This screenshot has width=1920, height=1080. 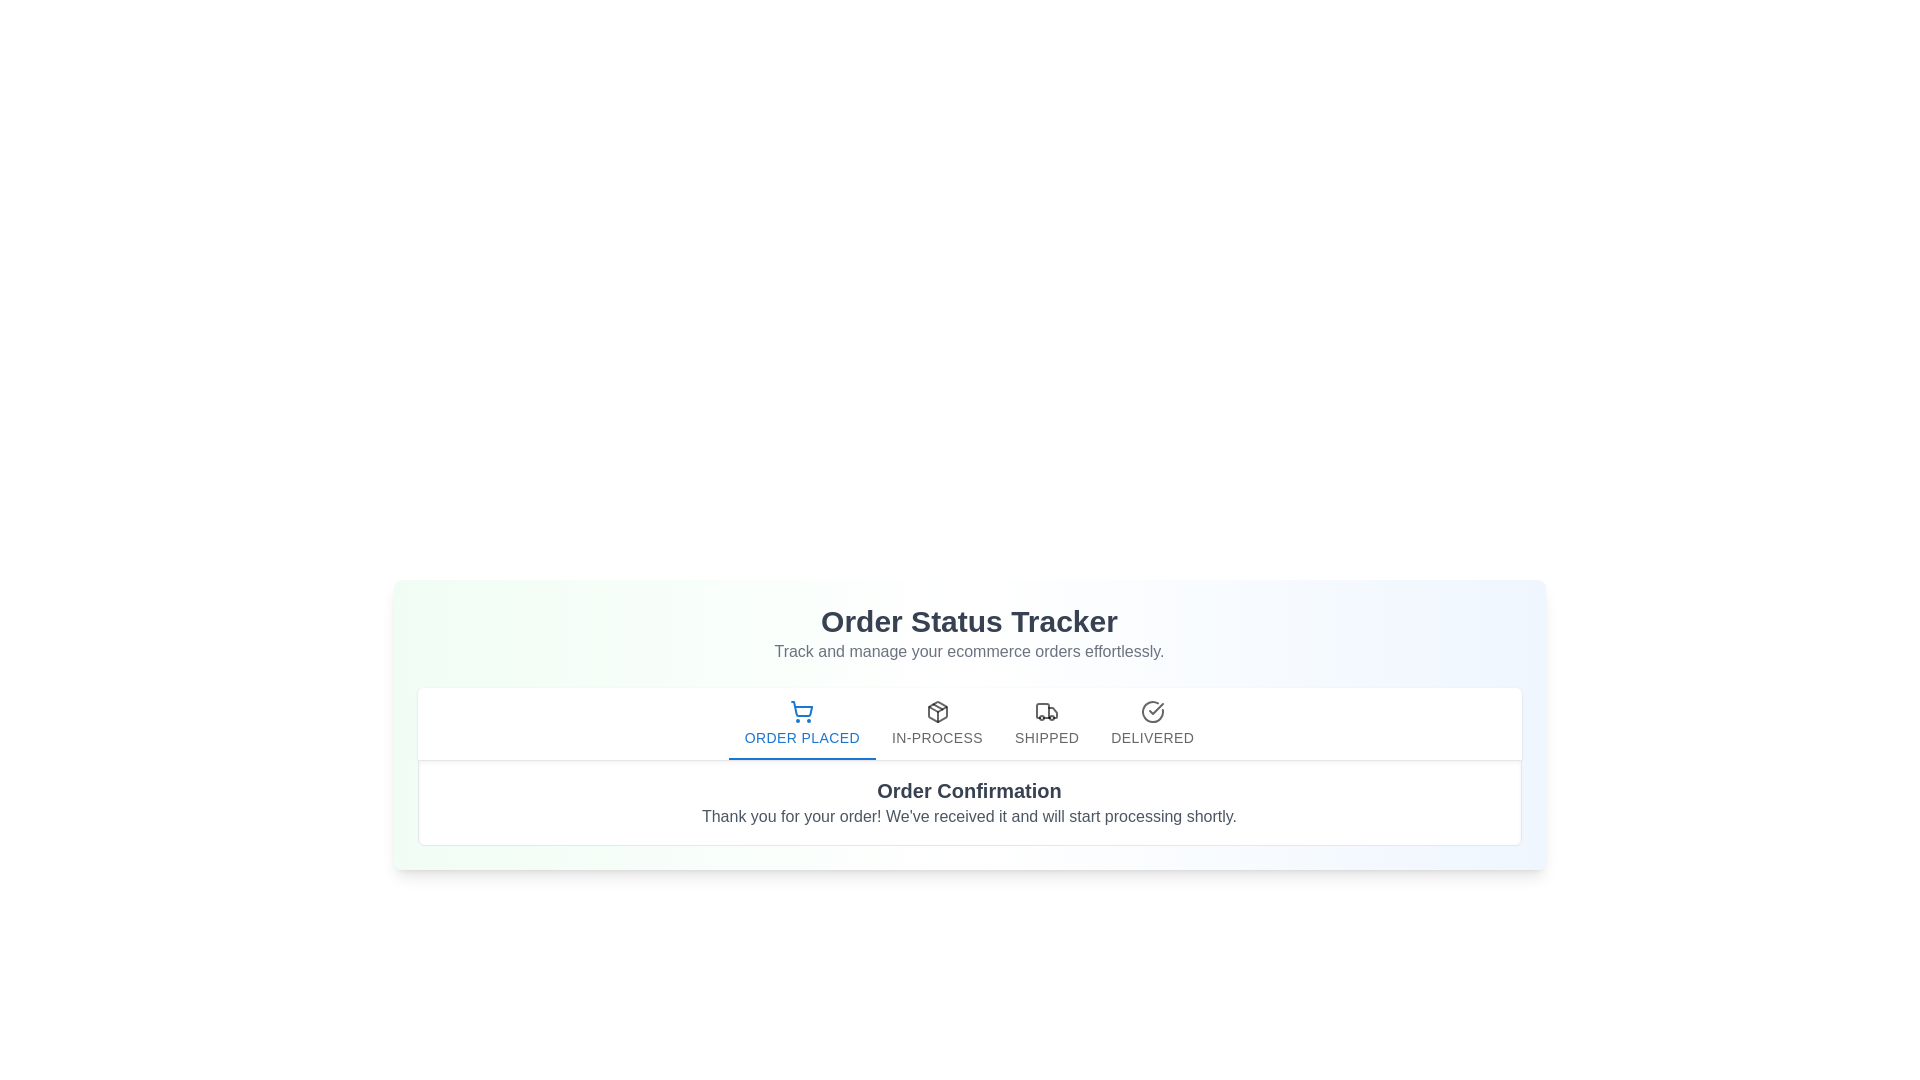 I want to click on the 'In-Process' icon located in the top-right section of the tab bar, which is the second icon representing the current stage in the process flow, so click(x=936, y=711).